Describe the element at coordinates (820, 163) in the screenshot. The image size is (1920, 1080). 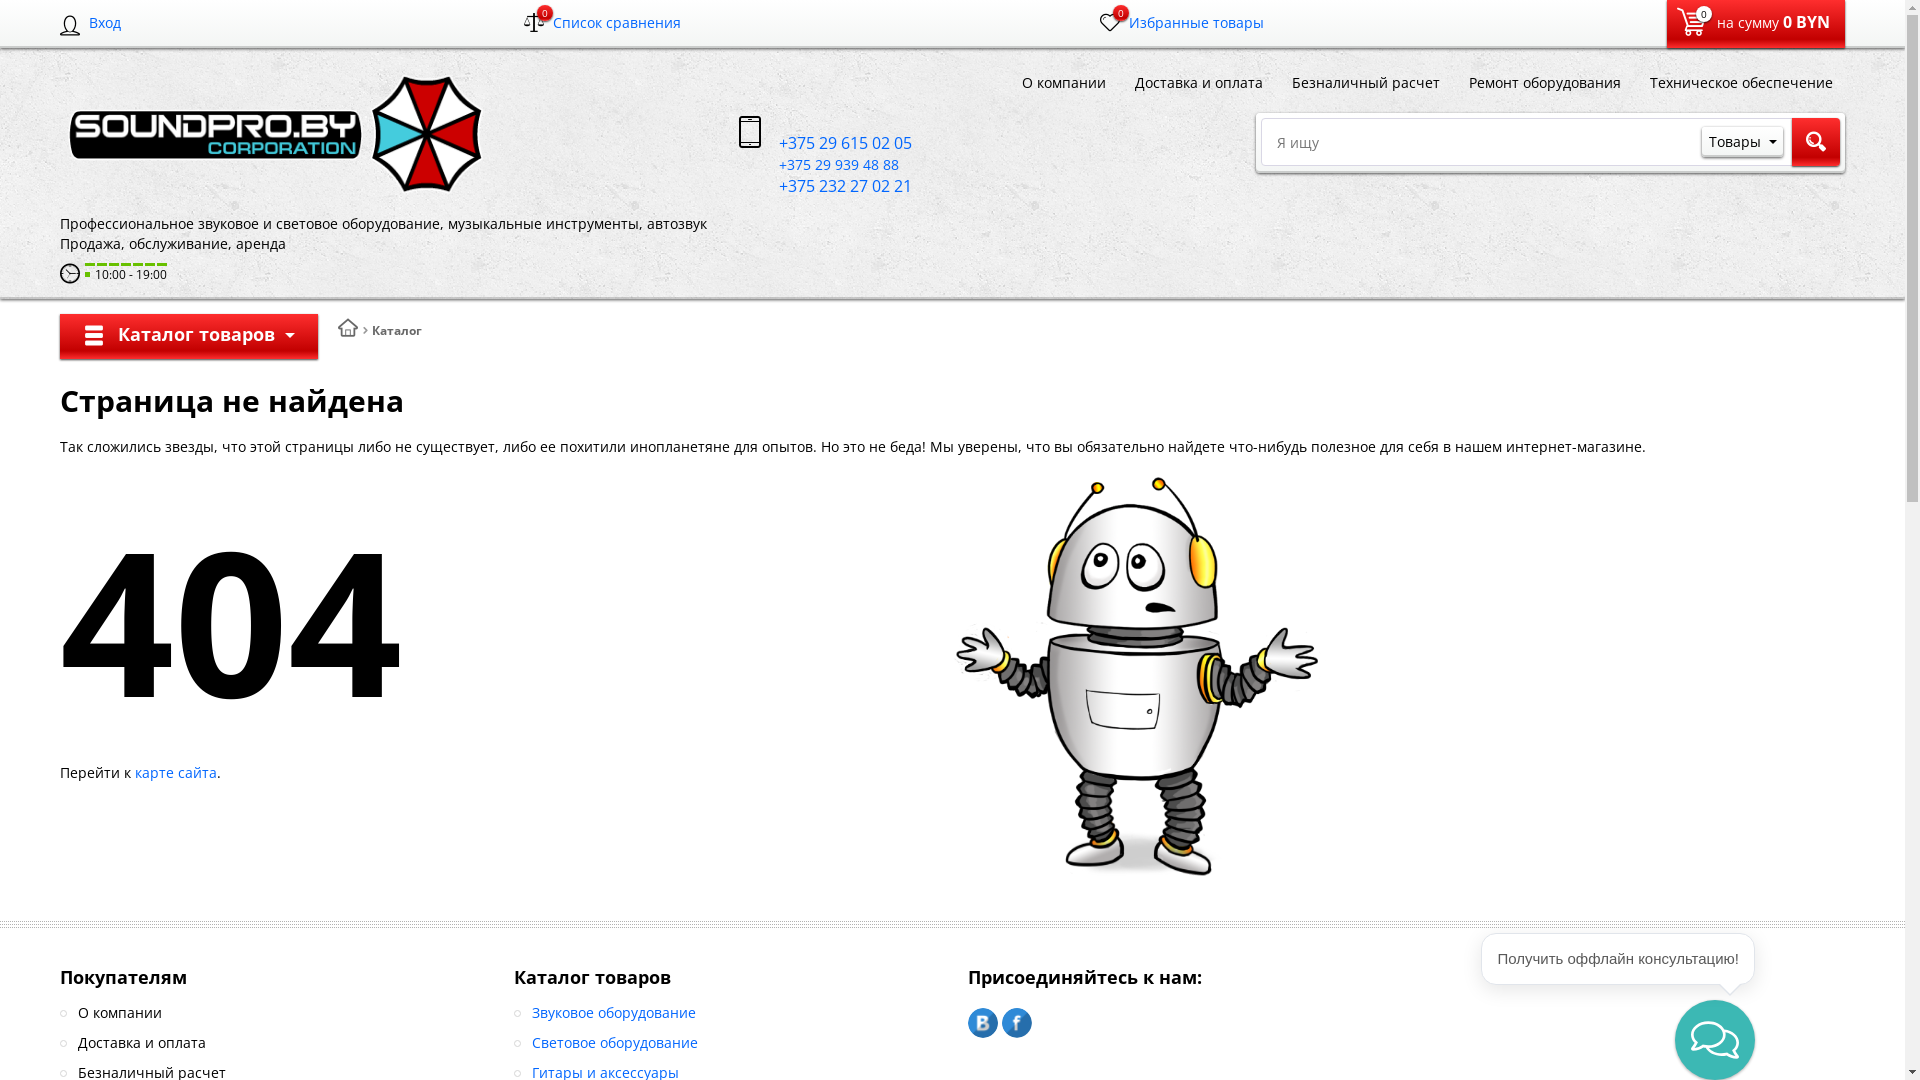
I see `'          +375 29 939 48 88 '` at that location.